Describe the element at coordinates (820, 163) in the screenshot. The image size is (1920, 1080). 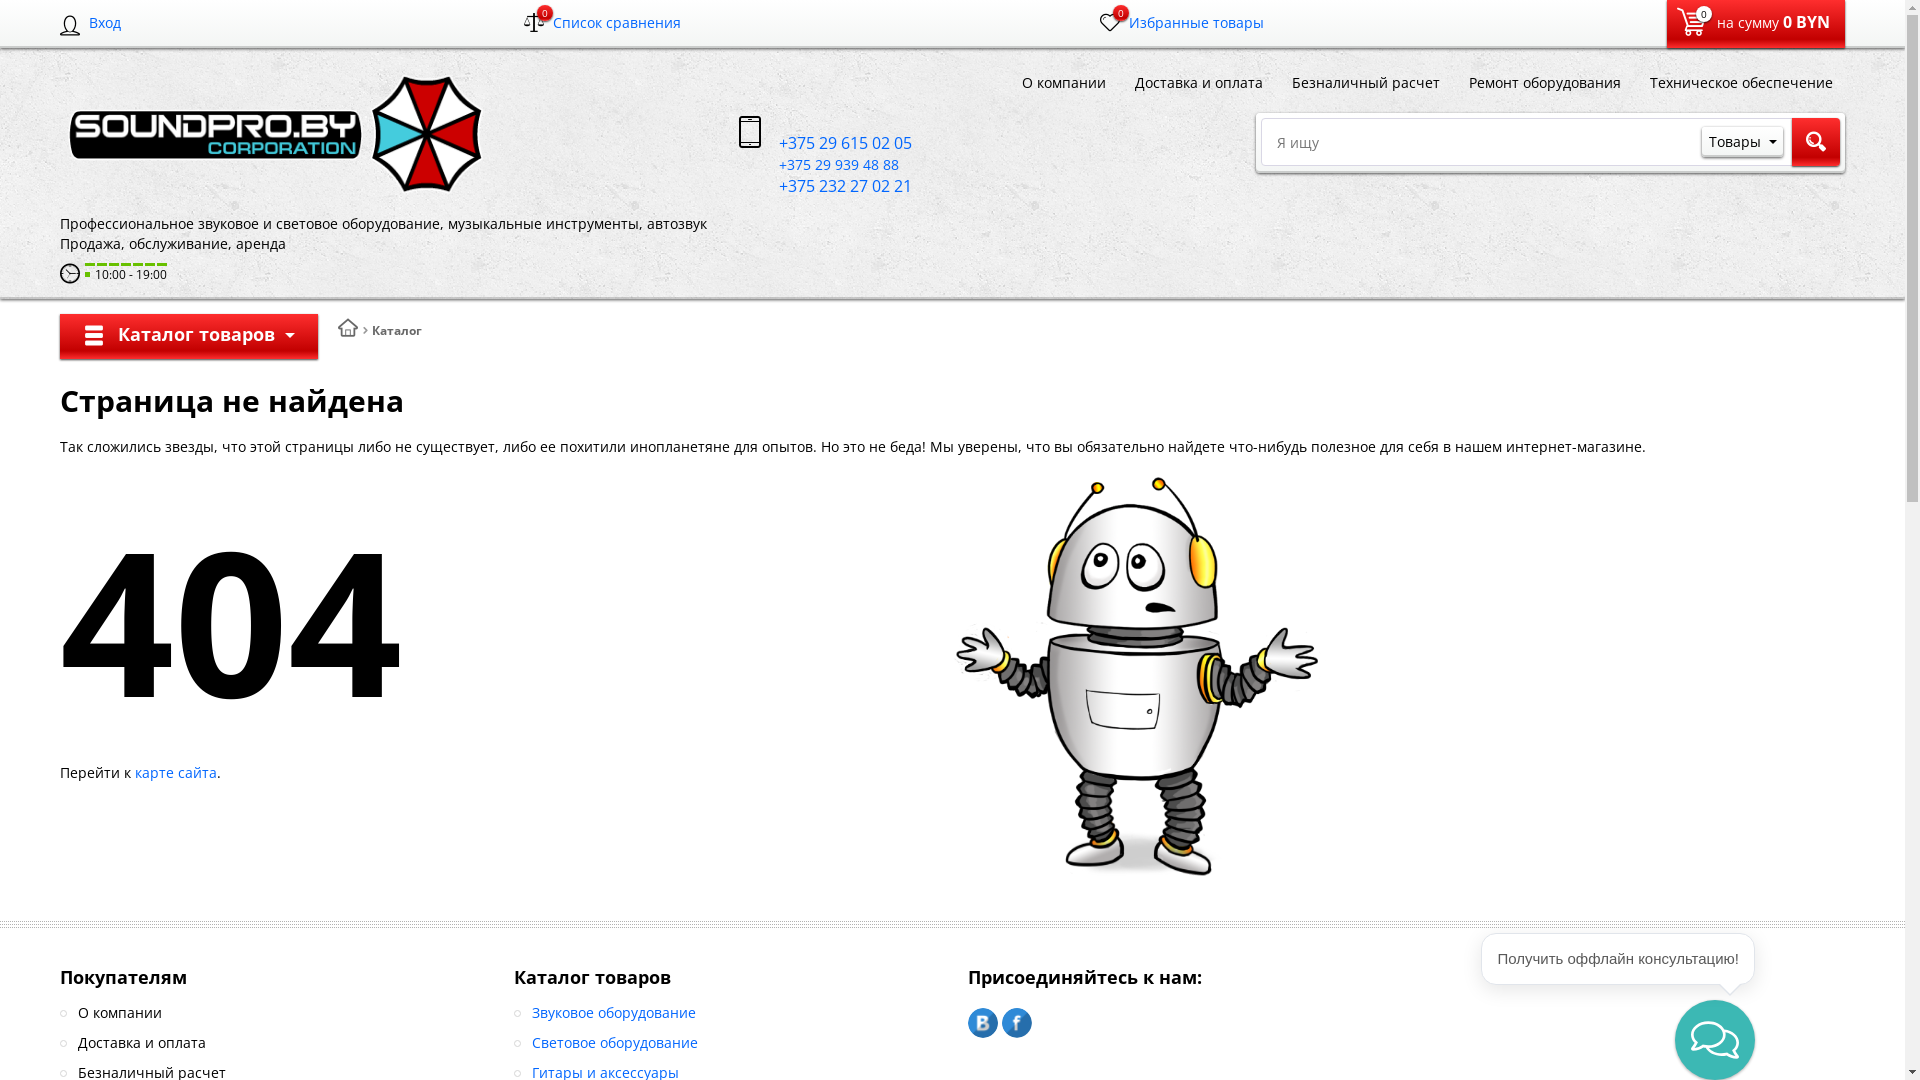
I see `'          +375 29 939 48 88 '` at that location.